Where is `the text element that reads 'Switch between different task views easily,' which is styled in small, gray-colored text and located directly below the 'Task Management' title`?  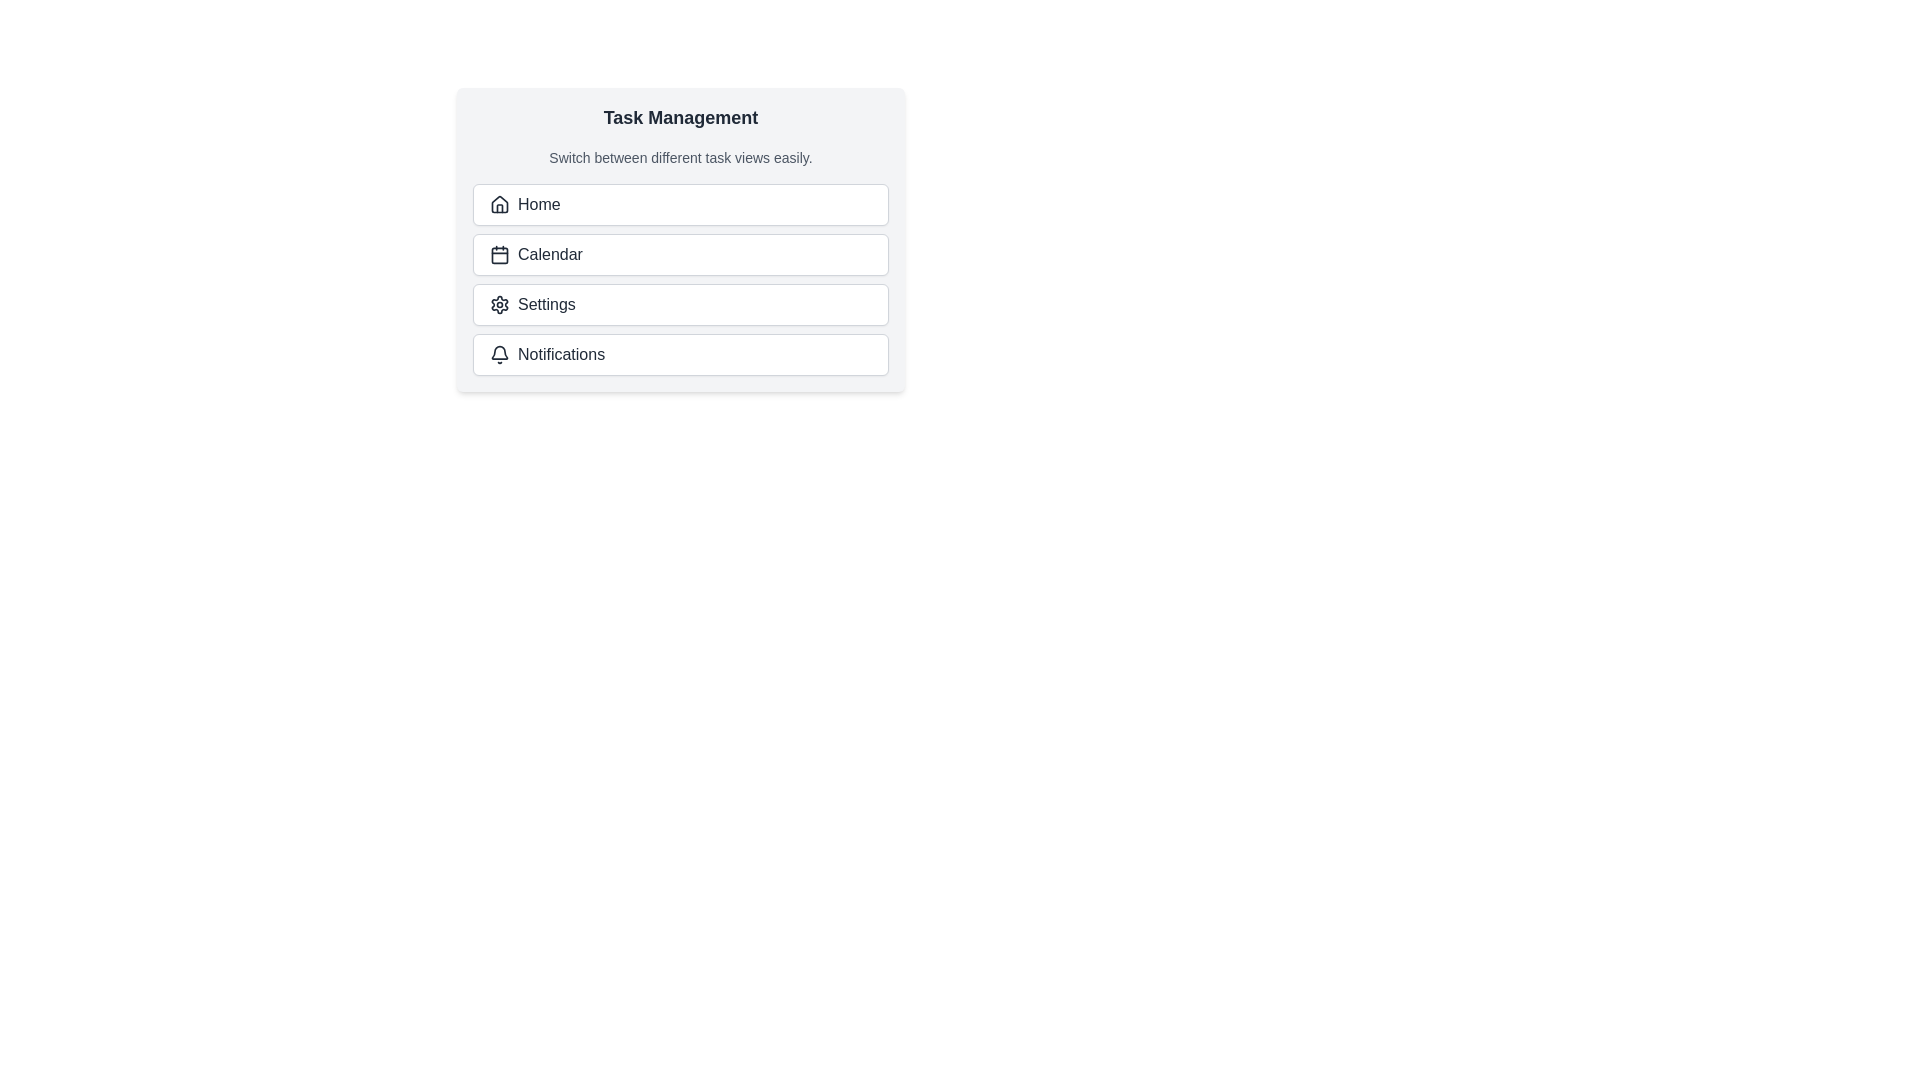
the text element that reads 'Switch between different task views easily,' which is styled in small, gray-colored text and located directly below the 'Task Management' title is located at coordinates (681, 157).